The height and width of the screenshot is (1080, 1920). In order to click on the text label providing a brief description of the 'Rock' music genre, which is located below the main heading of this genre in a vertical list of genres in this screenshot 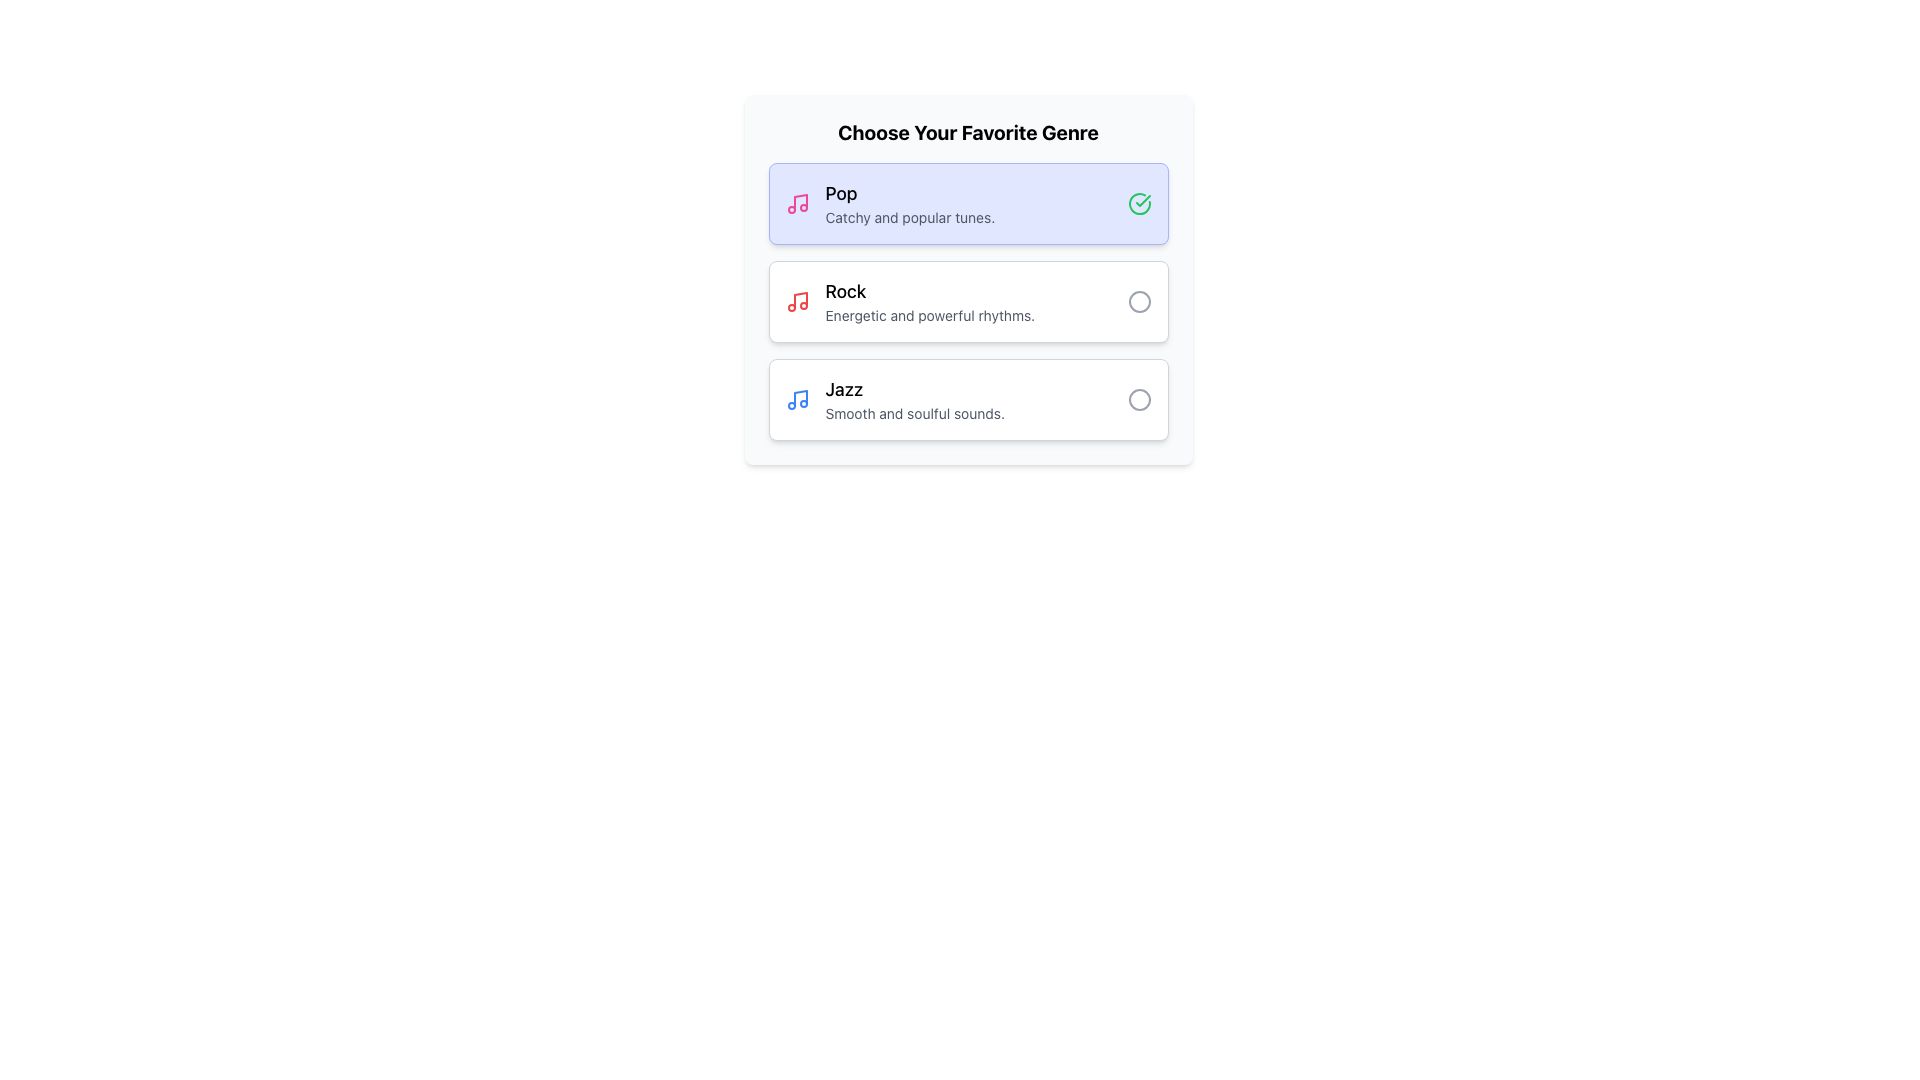, I will do `click(976, 315)`.